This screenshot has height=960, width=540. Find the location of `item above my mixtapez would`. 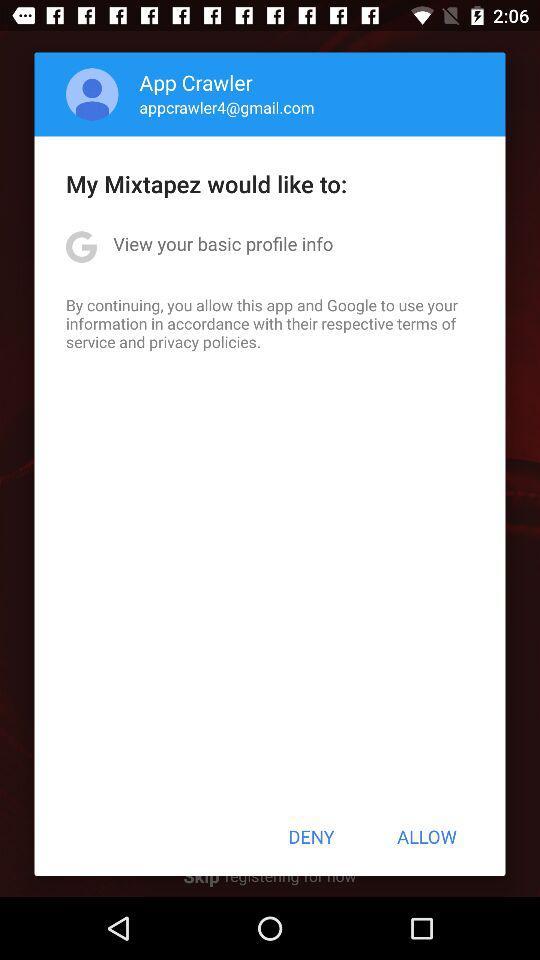

item above my mixtapez would is located at coordinates (91, 94).